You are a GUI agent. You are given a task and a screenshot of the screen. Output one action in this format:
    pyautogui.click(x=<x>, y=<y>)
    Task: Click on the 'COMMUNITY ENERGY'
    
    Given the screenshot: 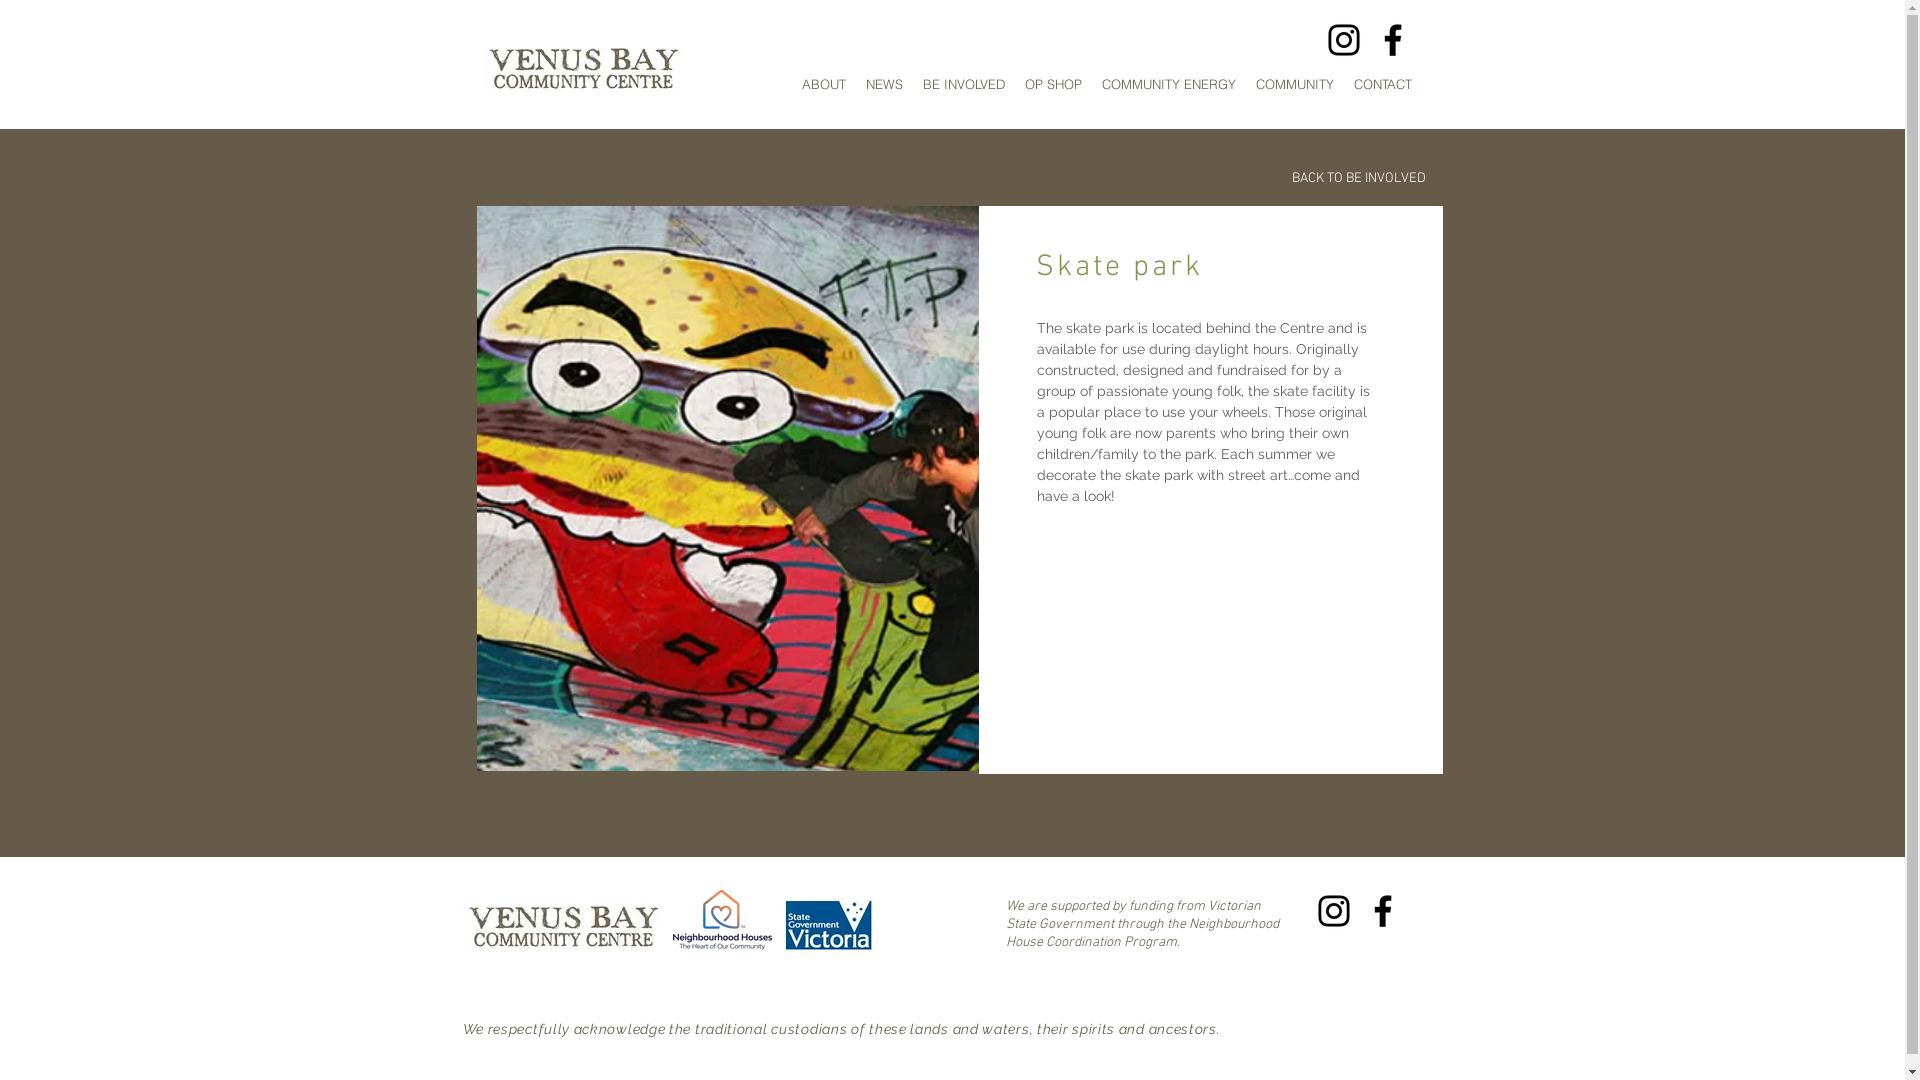 What is the action you would take?
    pyautogui.click(x=1169, y=83)
    